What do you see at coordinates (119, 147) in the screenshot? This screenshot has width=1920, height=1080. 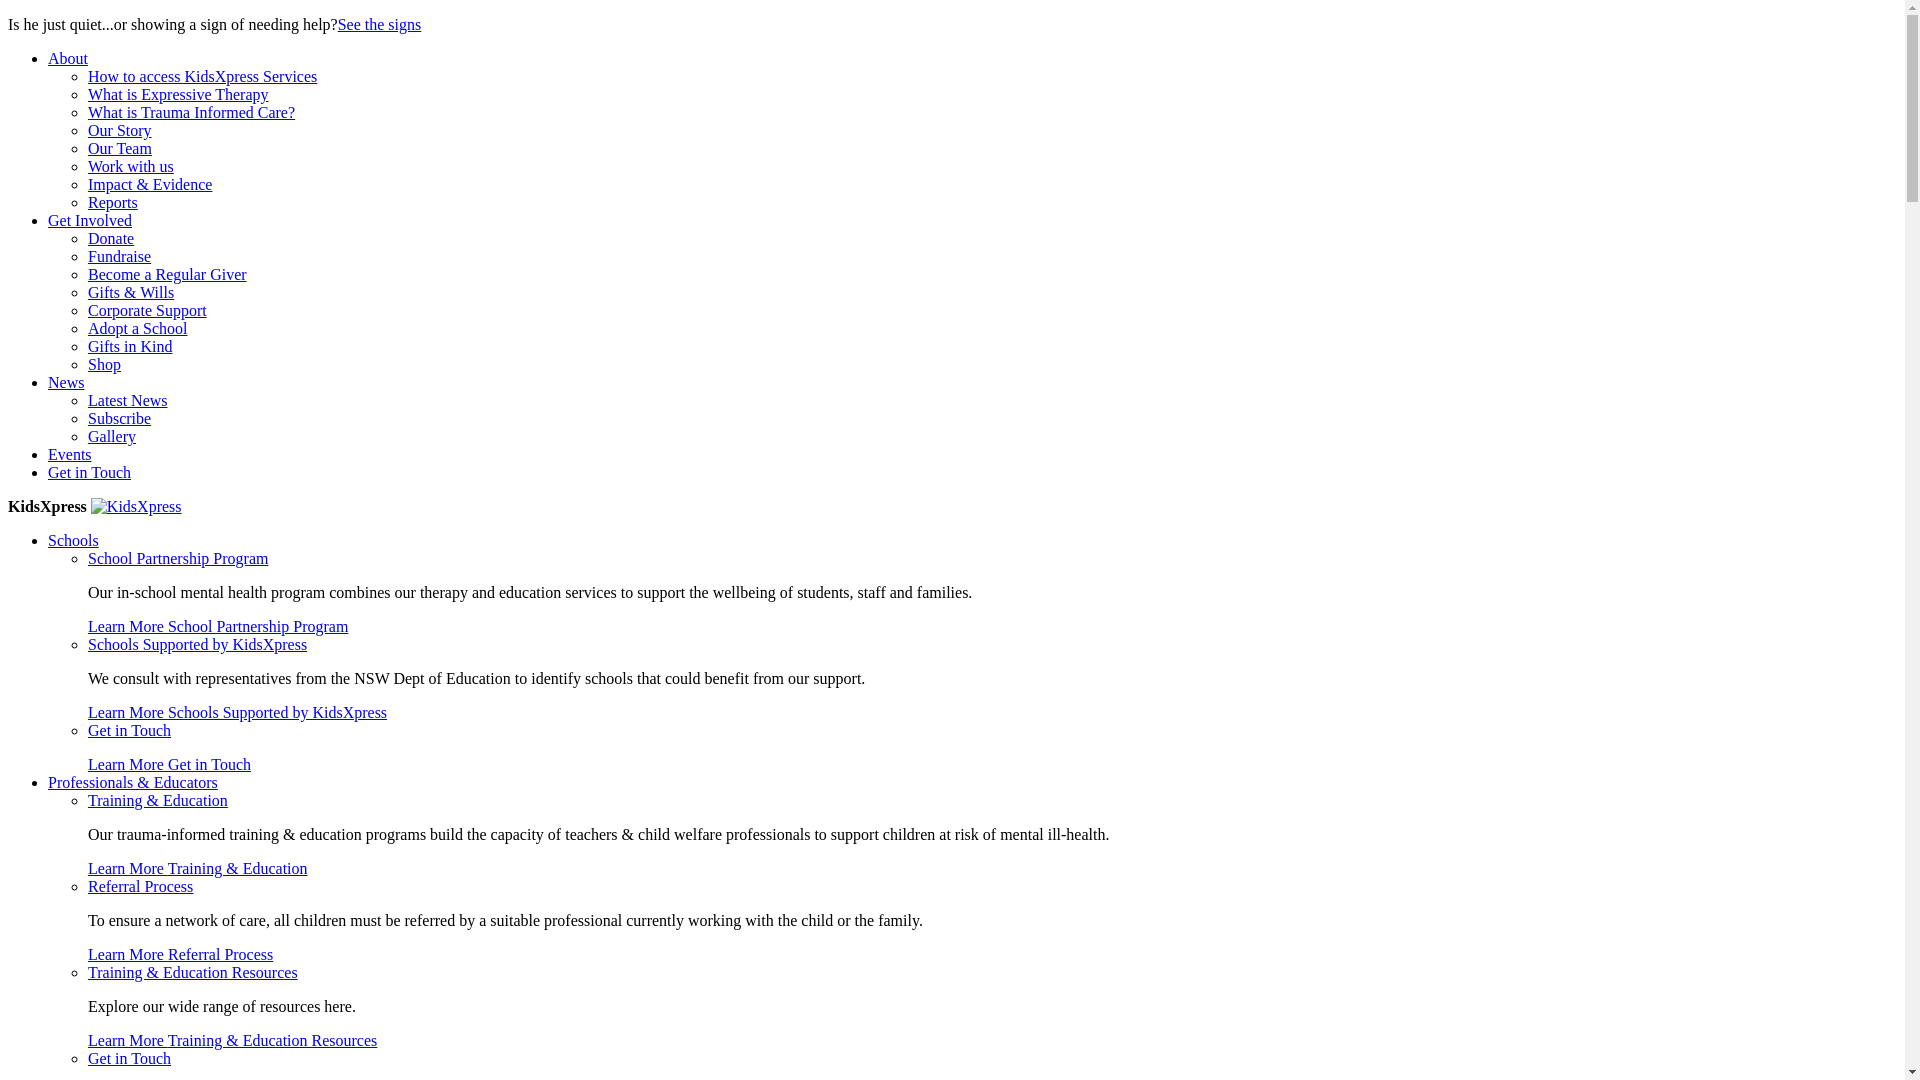 I see `'Our Team'` at bounding box center [119, 147].